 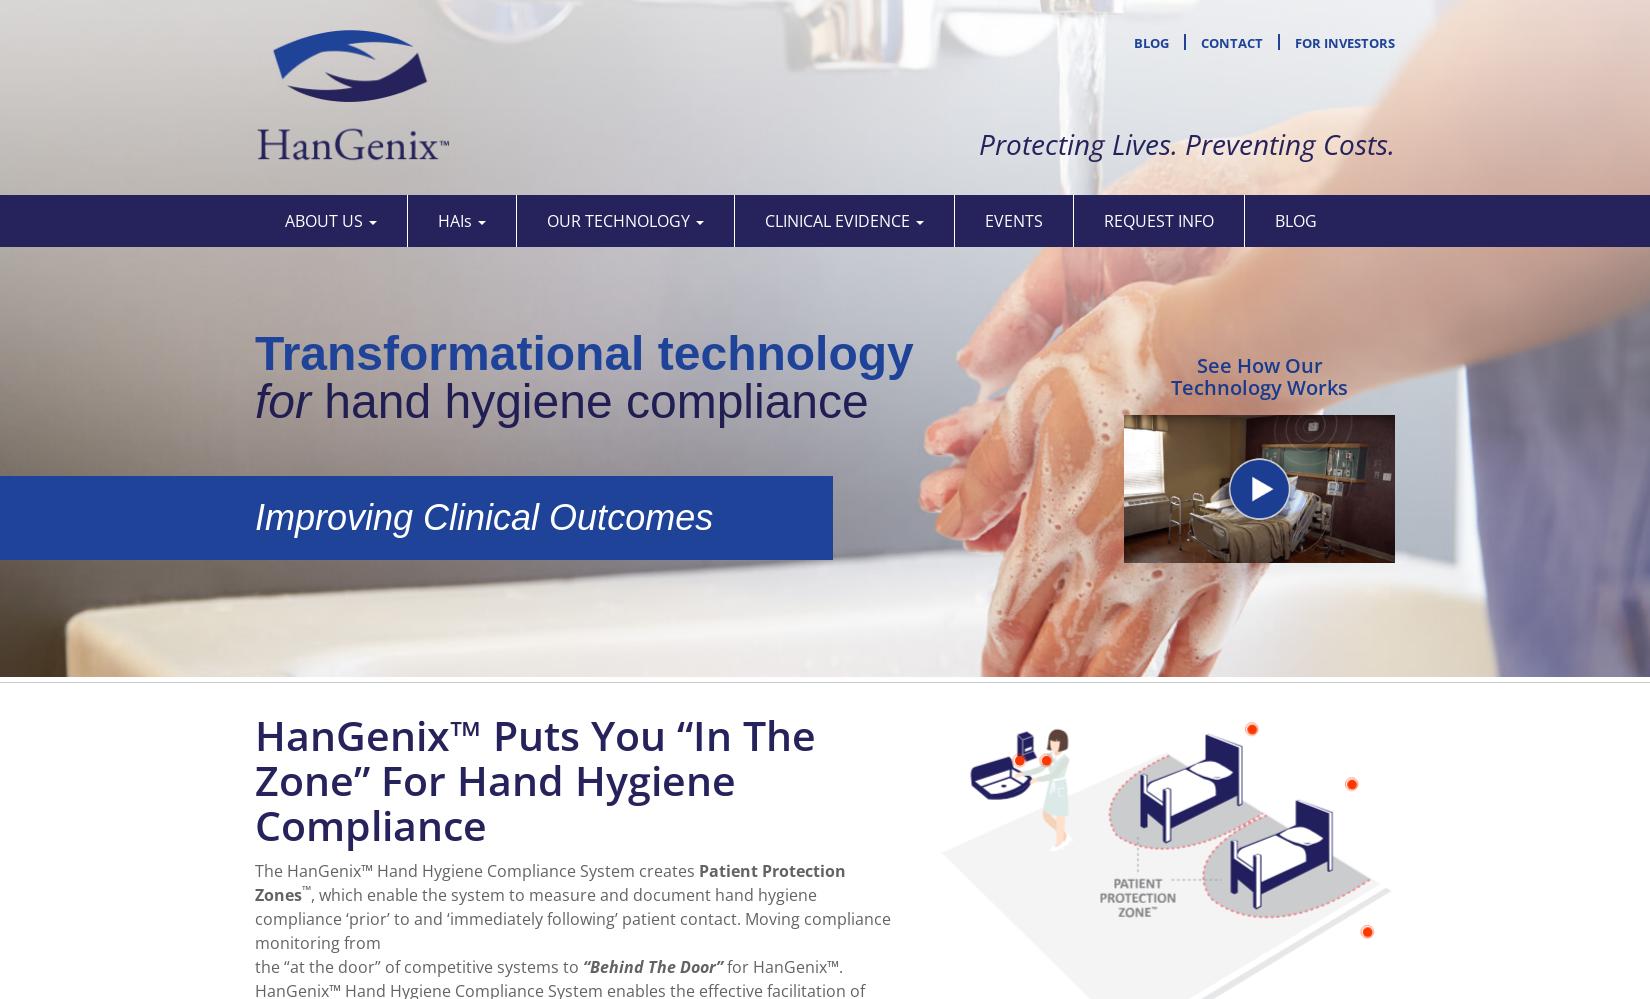 What do you see at coordinates (581, 965) in the screenshot?
I see `'“Behind The Door”'` at bounding box center [581, 965].